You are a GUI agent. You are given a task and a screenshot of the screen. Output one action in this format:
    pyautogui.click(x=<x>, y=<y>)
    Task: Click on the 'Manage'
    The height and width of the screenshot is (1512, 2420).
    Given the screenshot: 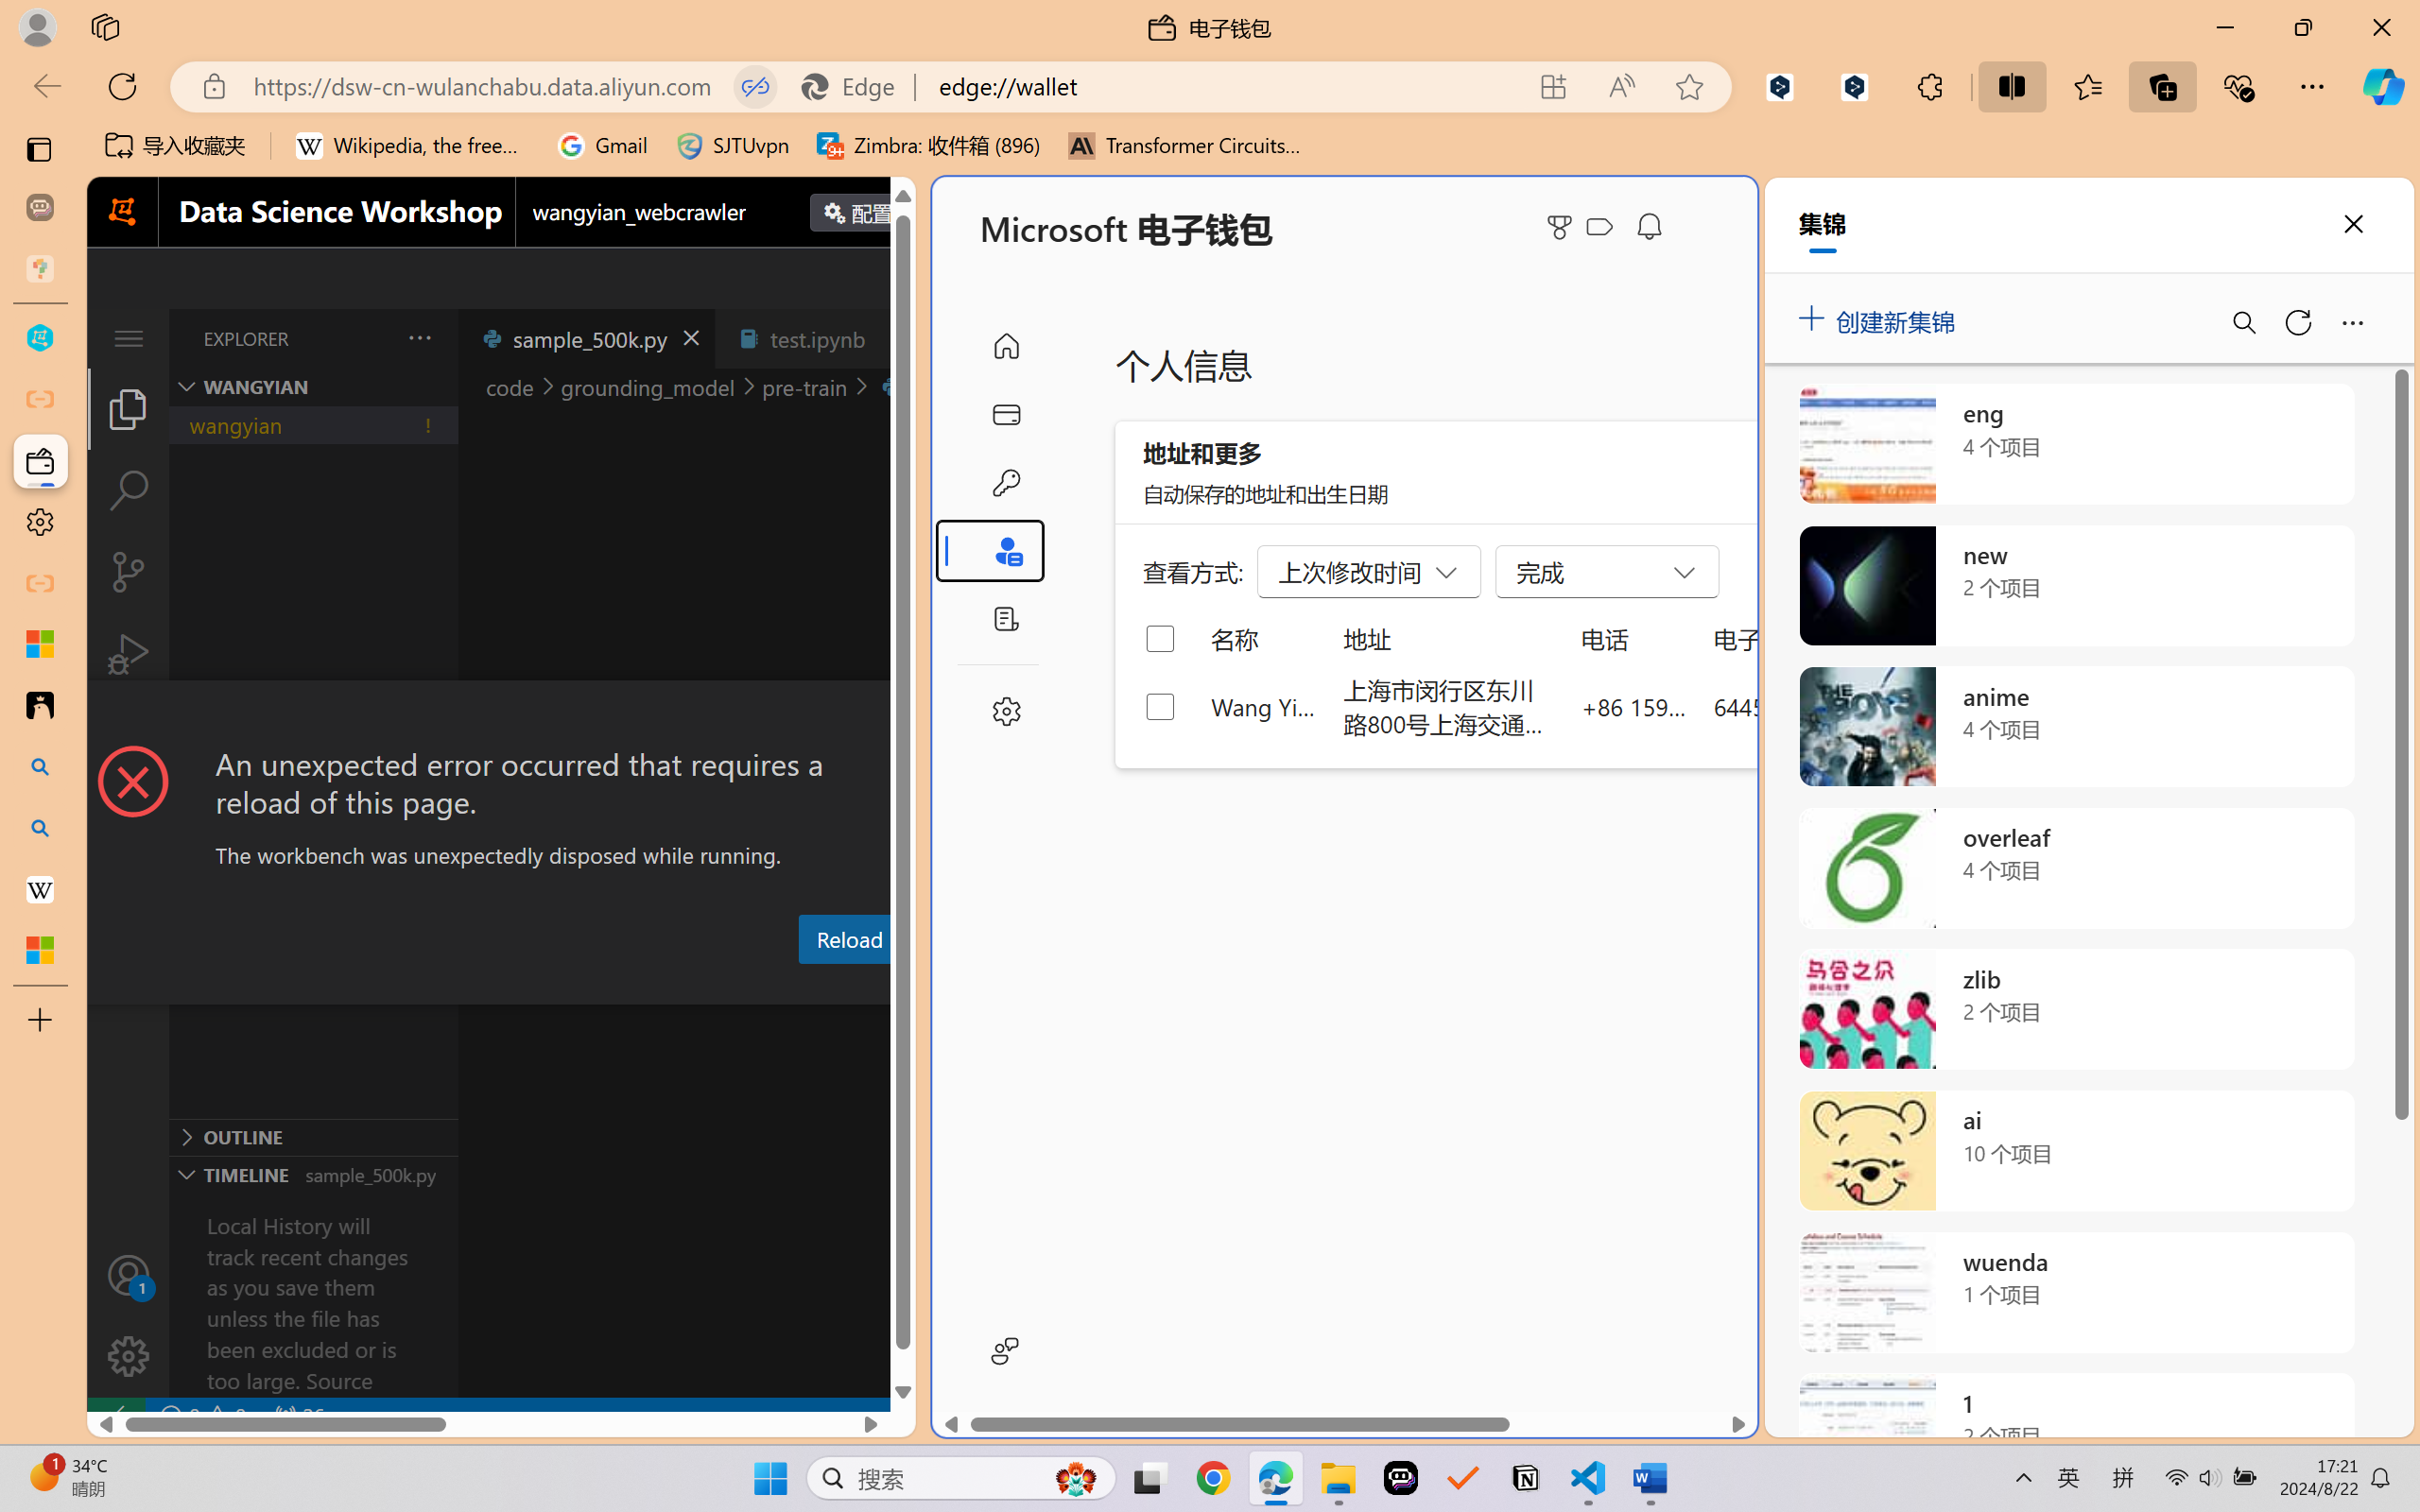 What is the action you would take?
    pyautogui.click(x=127, y=1355)
    